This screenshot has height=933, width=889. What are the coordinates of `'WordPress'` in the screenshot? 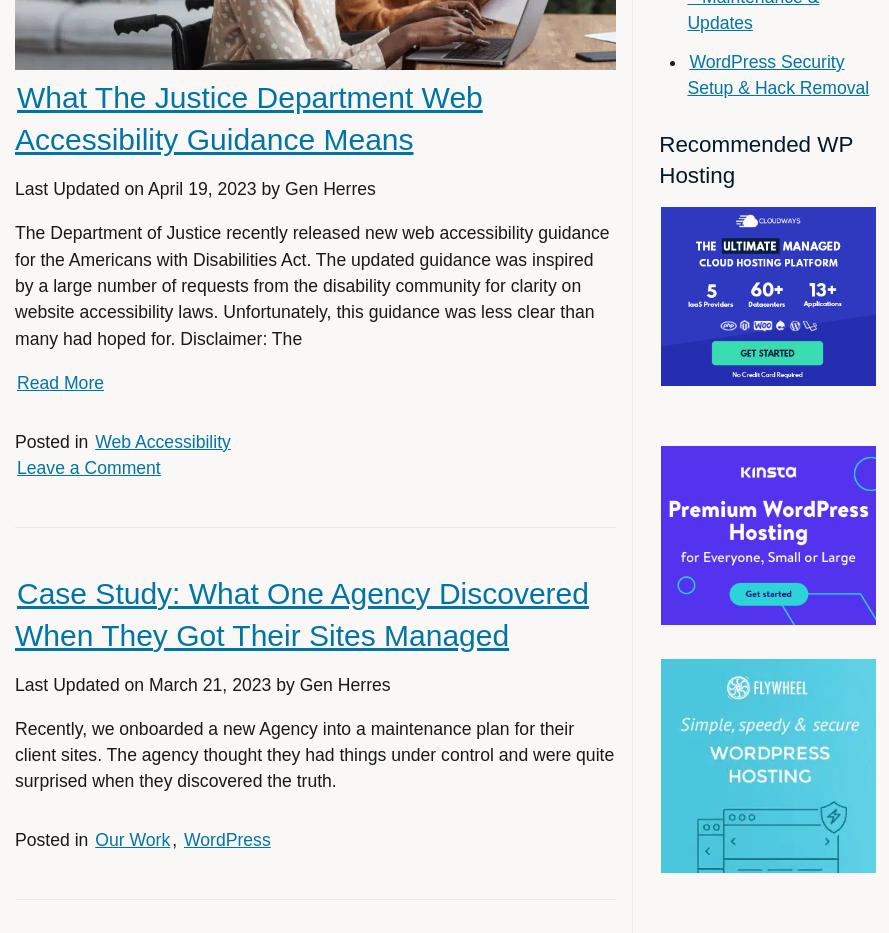 It's located at (182, 838).